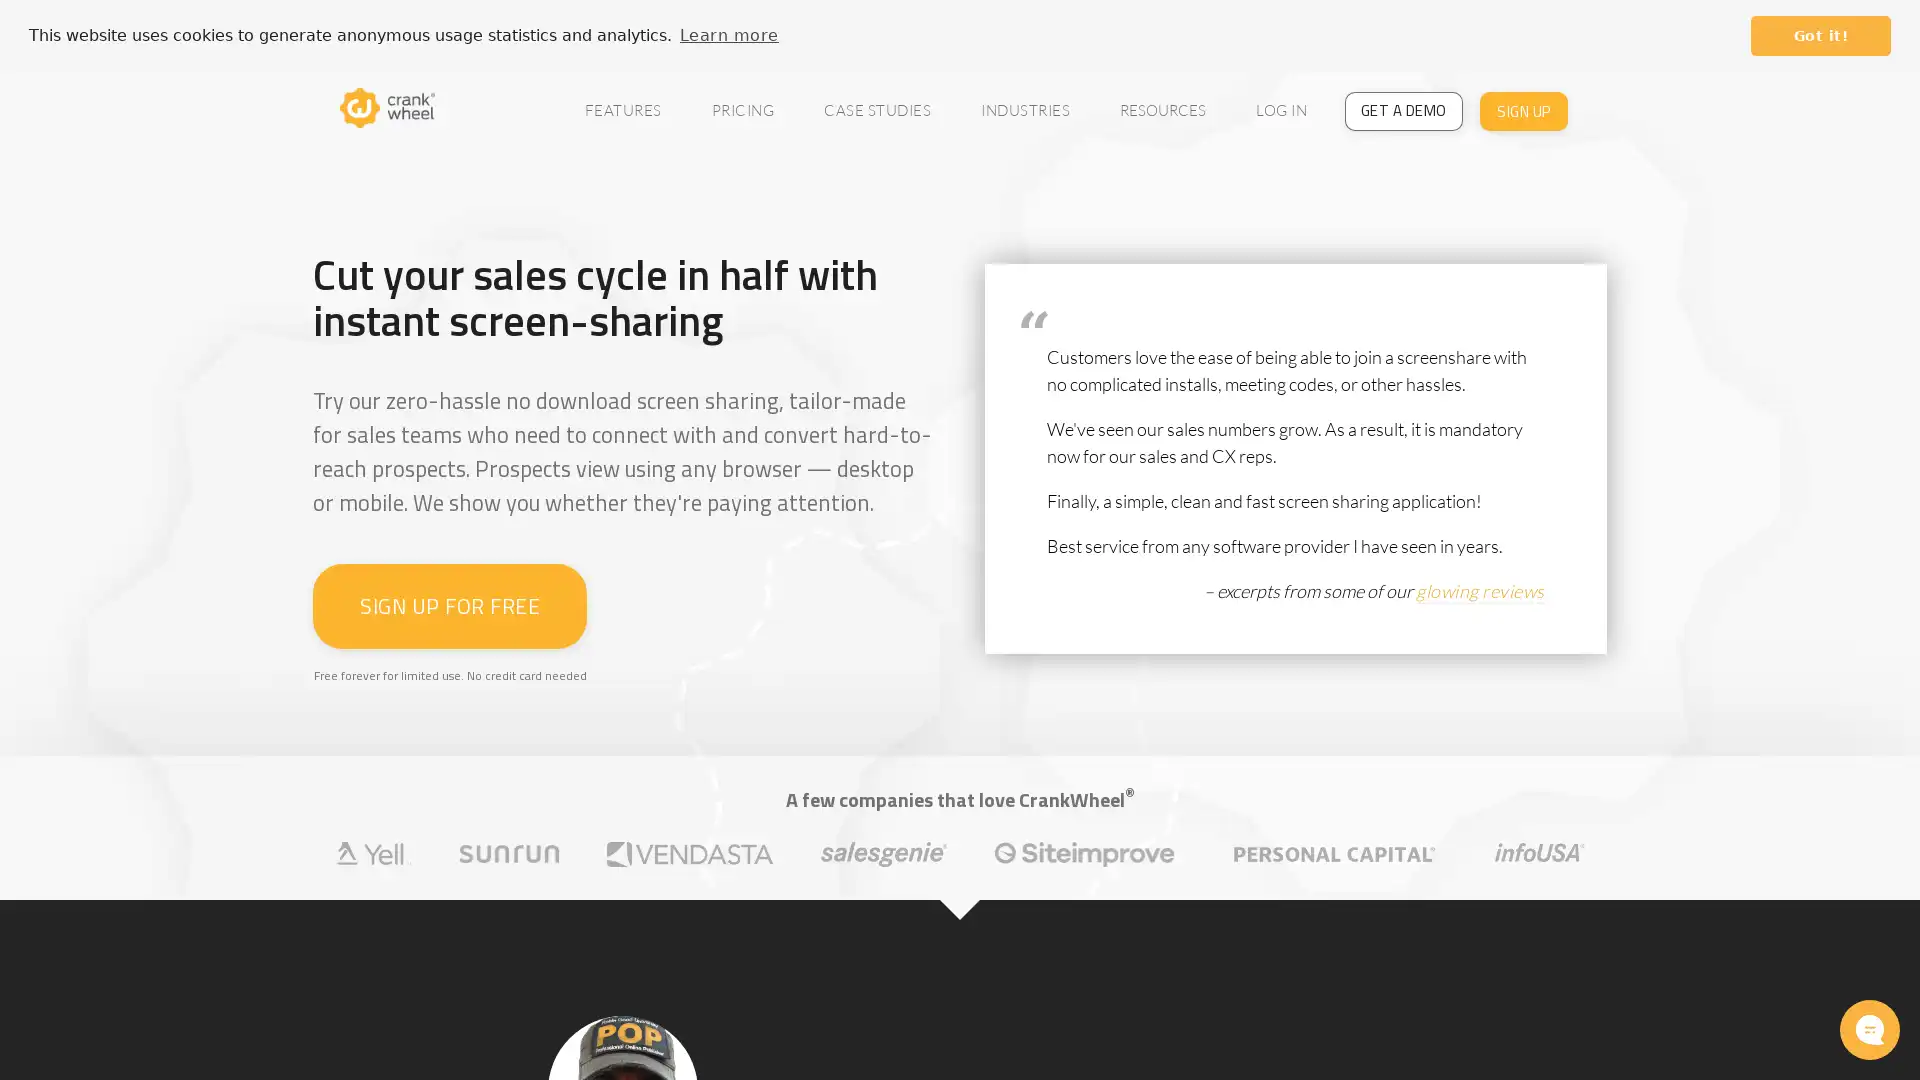 Image resolution: width=1920 pixels, height=1080 pixels. I want to click on learn more about cookies, so click(728, 34).